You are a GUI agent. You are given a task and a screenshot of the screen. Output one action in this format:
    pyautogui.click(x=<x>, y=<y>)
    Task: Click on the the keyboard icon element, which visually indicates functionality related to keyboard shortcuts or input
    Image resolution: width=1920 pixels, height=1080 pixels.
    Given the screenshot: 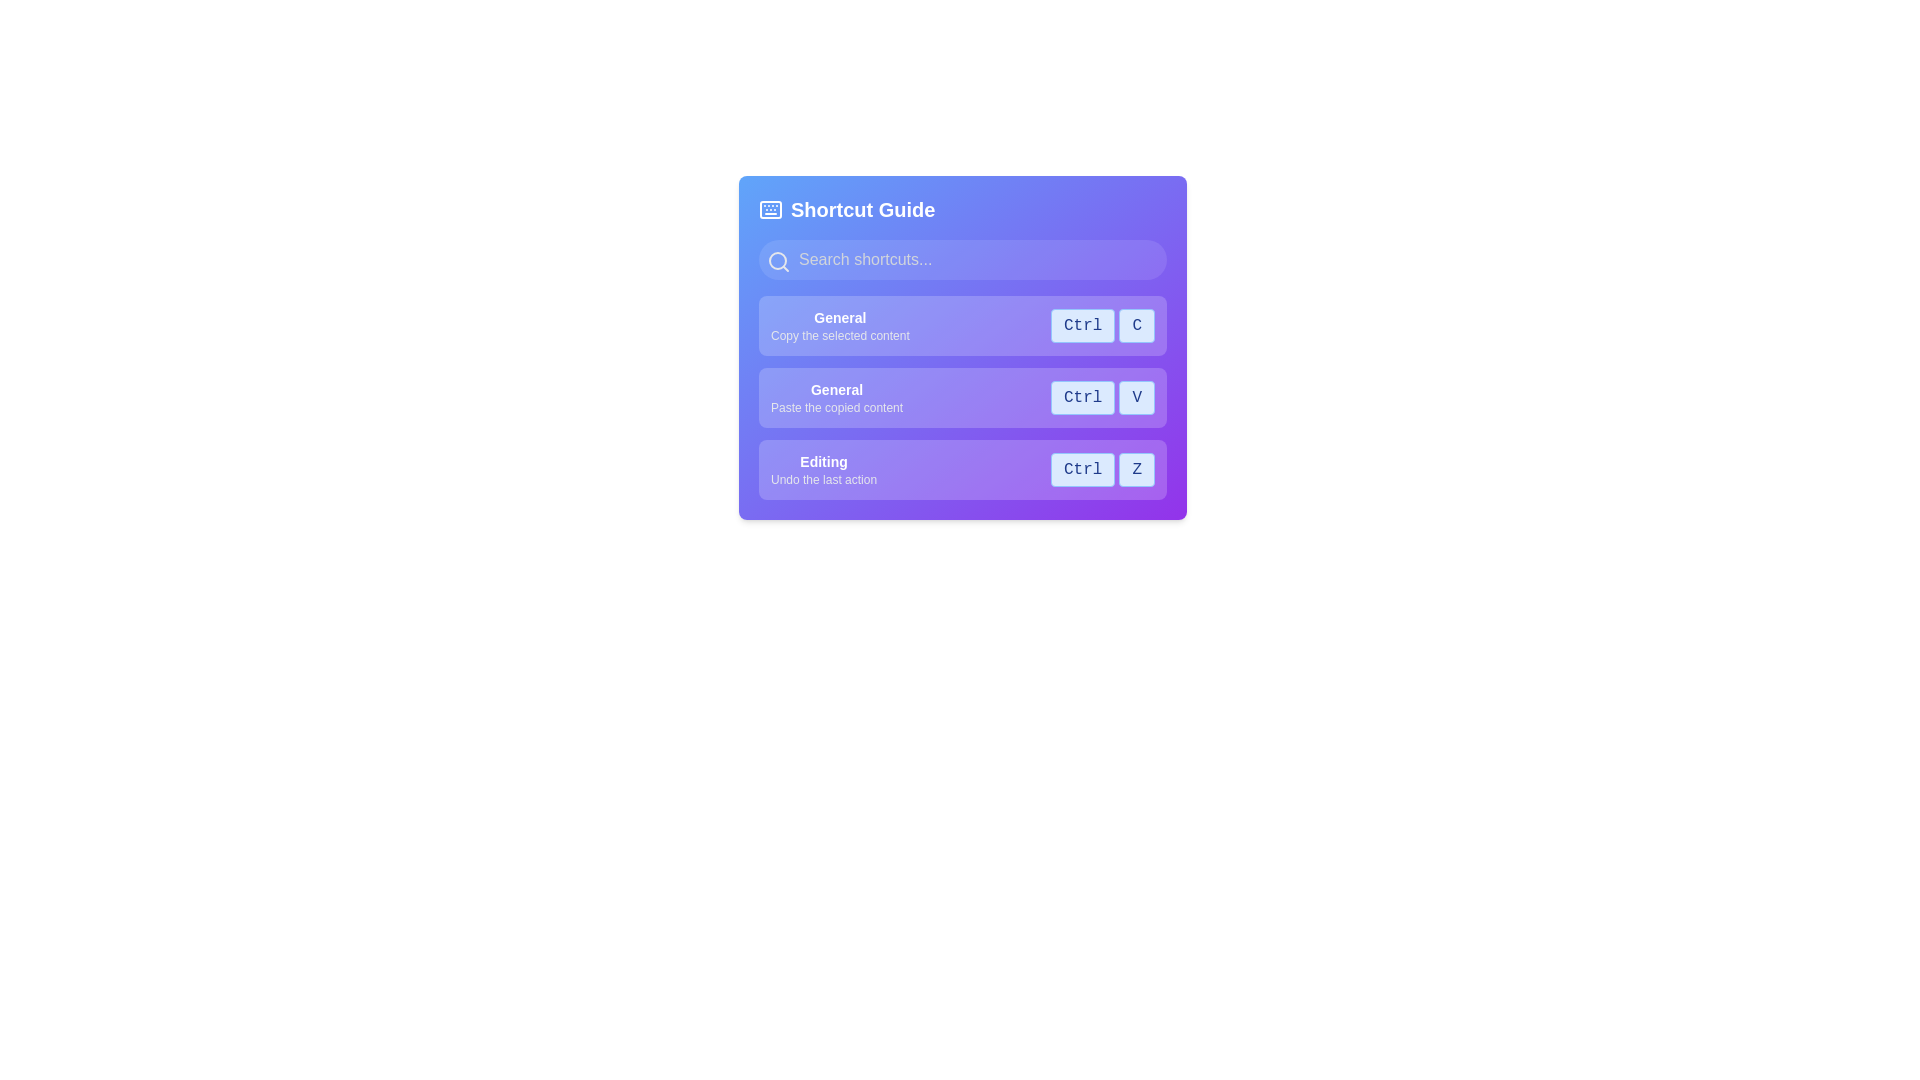 What is the action you would take?
    pyautogui.click(x=770, y=209)
    